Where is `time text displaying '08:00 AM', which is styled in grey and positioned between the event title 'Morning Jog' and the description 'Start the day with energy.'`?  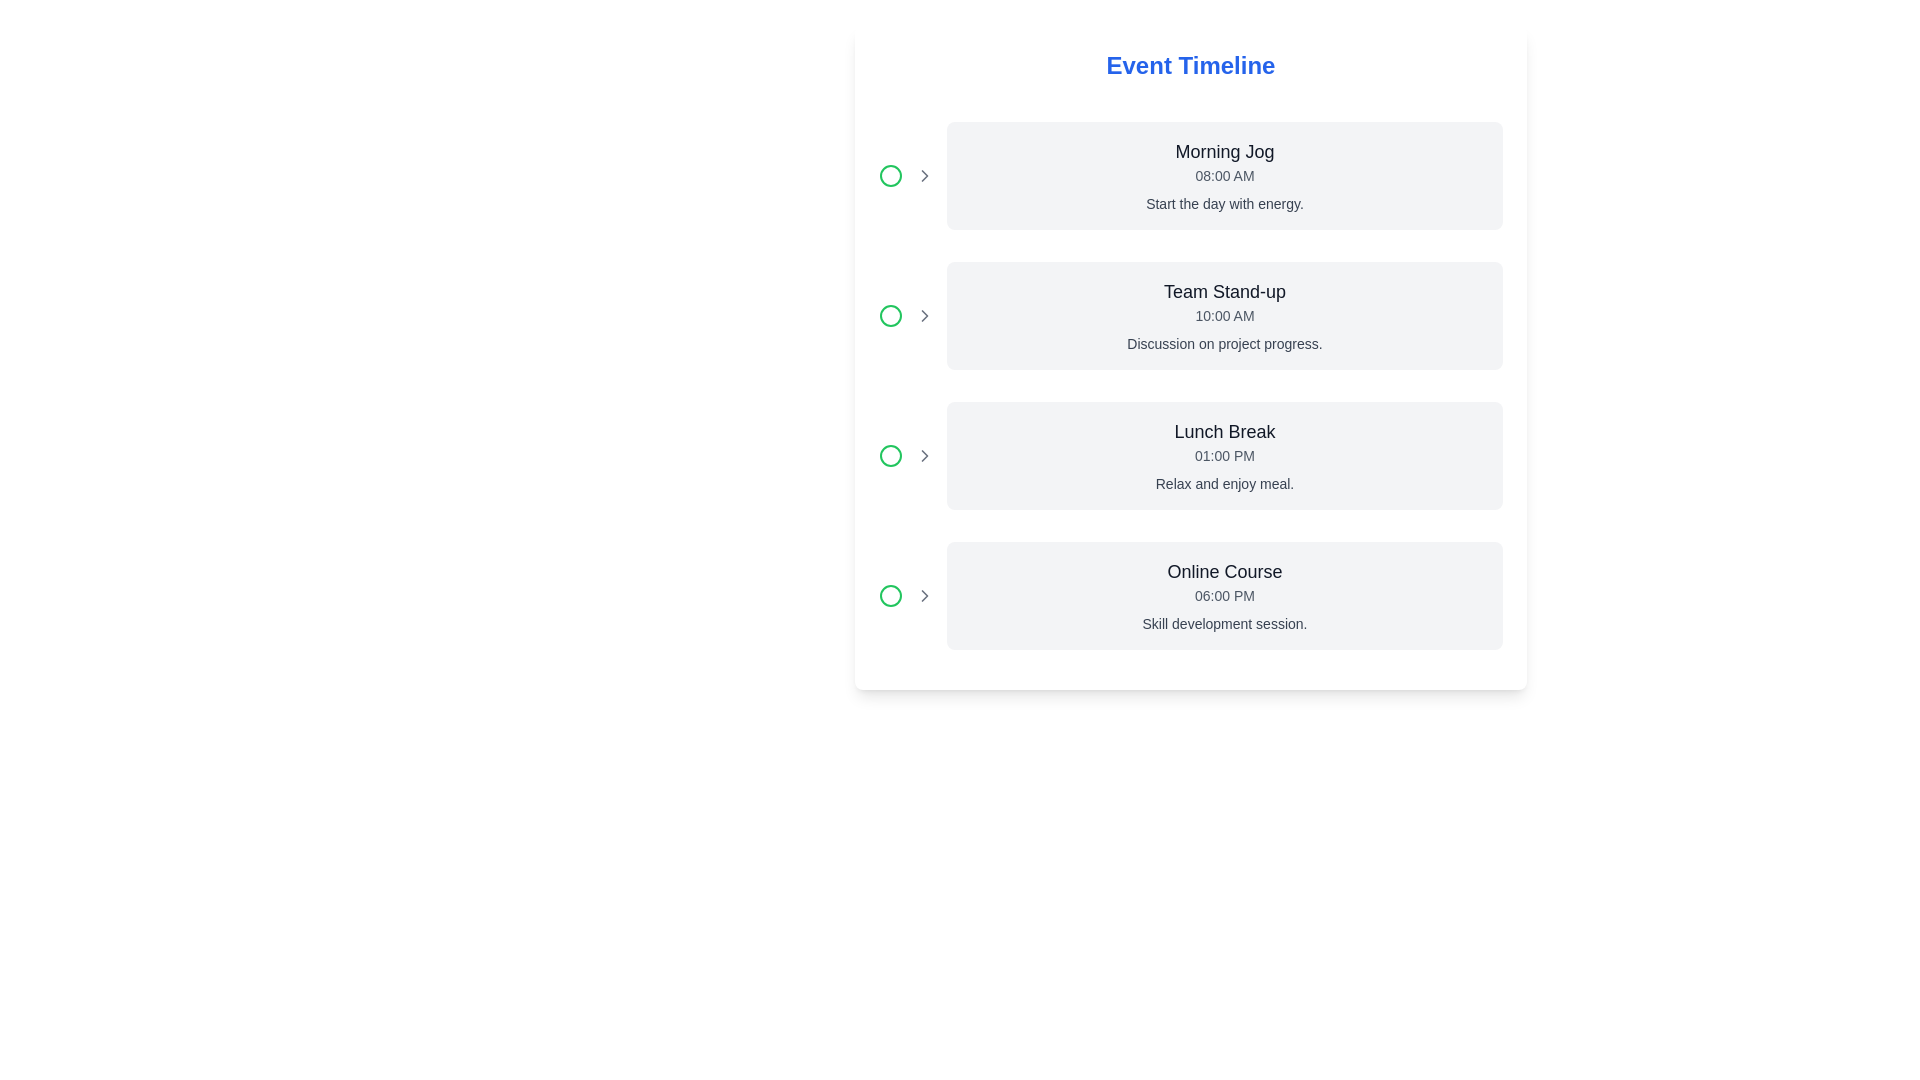 time text displaying '08:00 AM', which is styled in grey and positioned between the event title 'Morning Jog' and the description 'Start the day with energy.' is located at coordinates (1223, 175).